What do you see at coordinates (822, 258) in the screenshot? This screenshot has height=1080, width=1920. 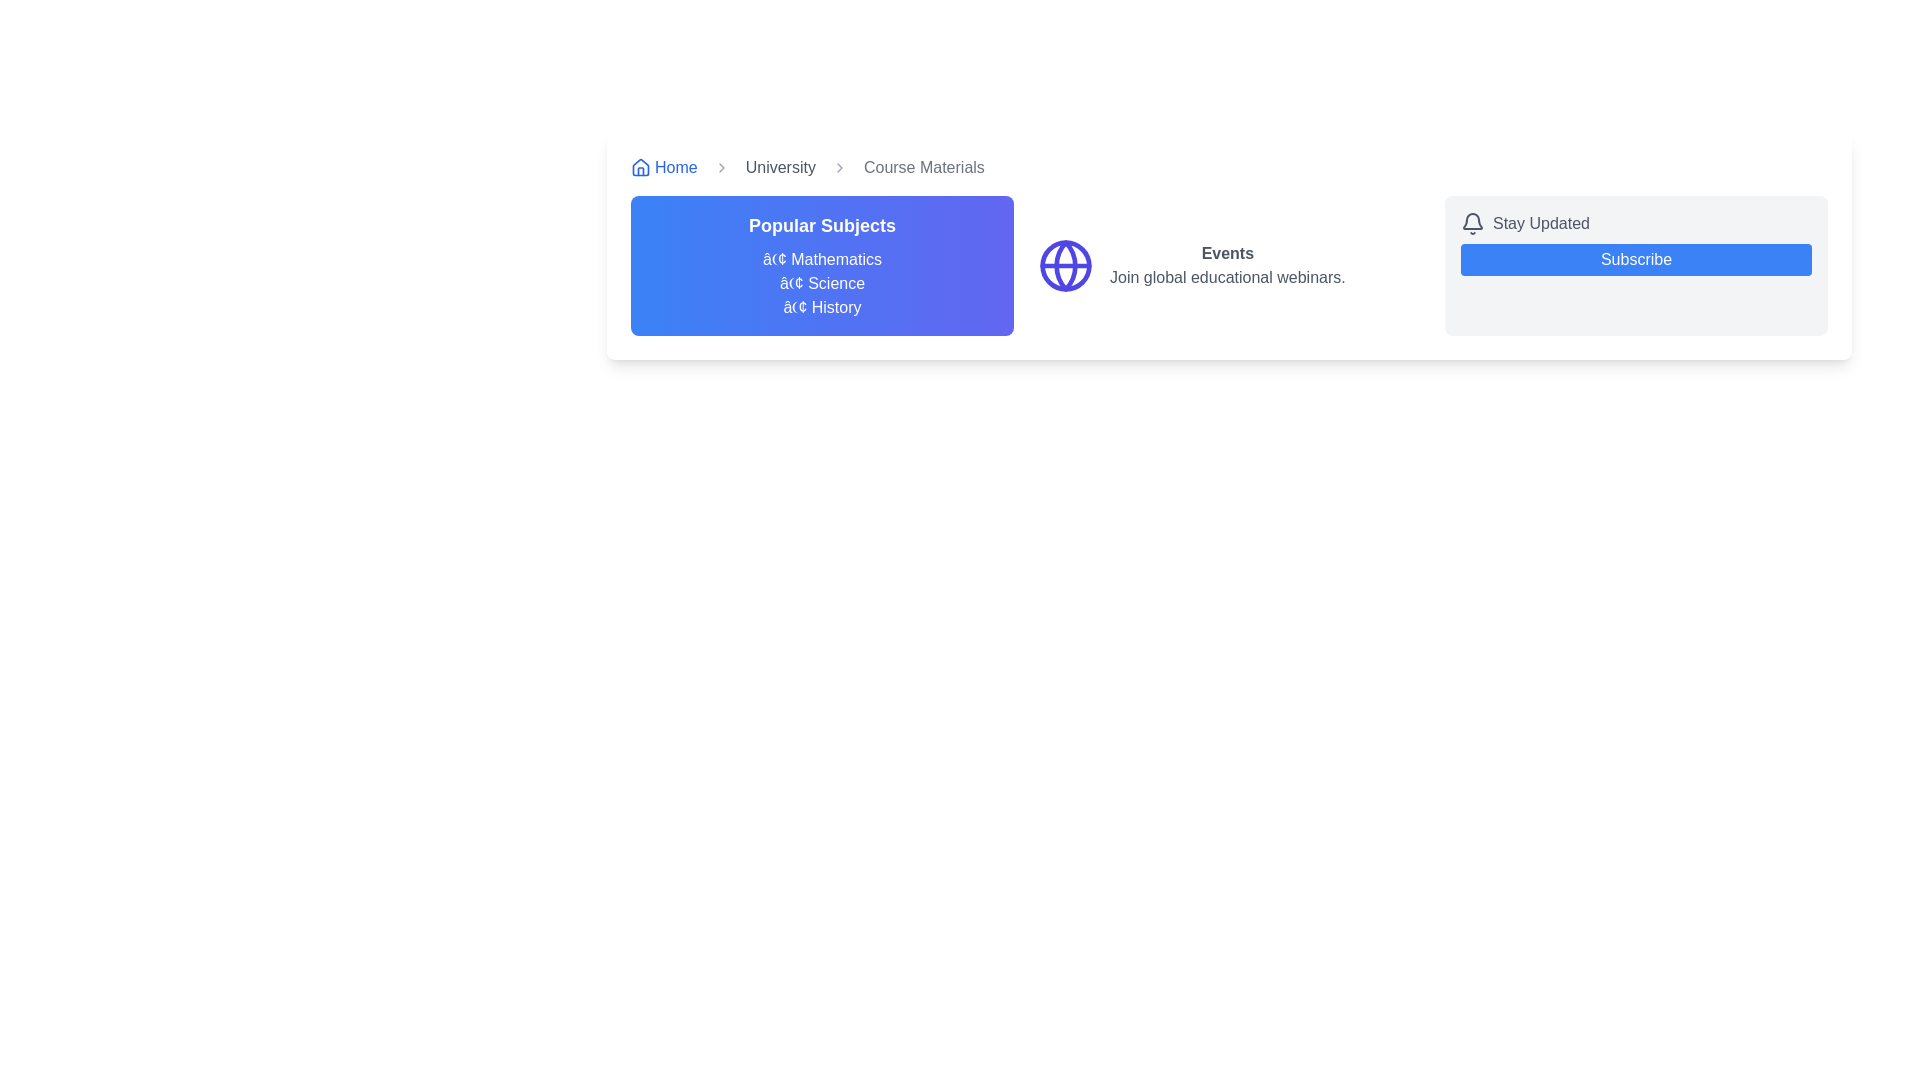 I see `the text label reading '• Mathematics'` at bounding box center [822, 258].